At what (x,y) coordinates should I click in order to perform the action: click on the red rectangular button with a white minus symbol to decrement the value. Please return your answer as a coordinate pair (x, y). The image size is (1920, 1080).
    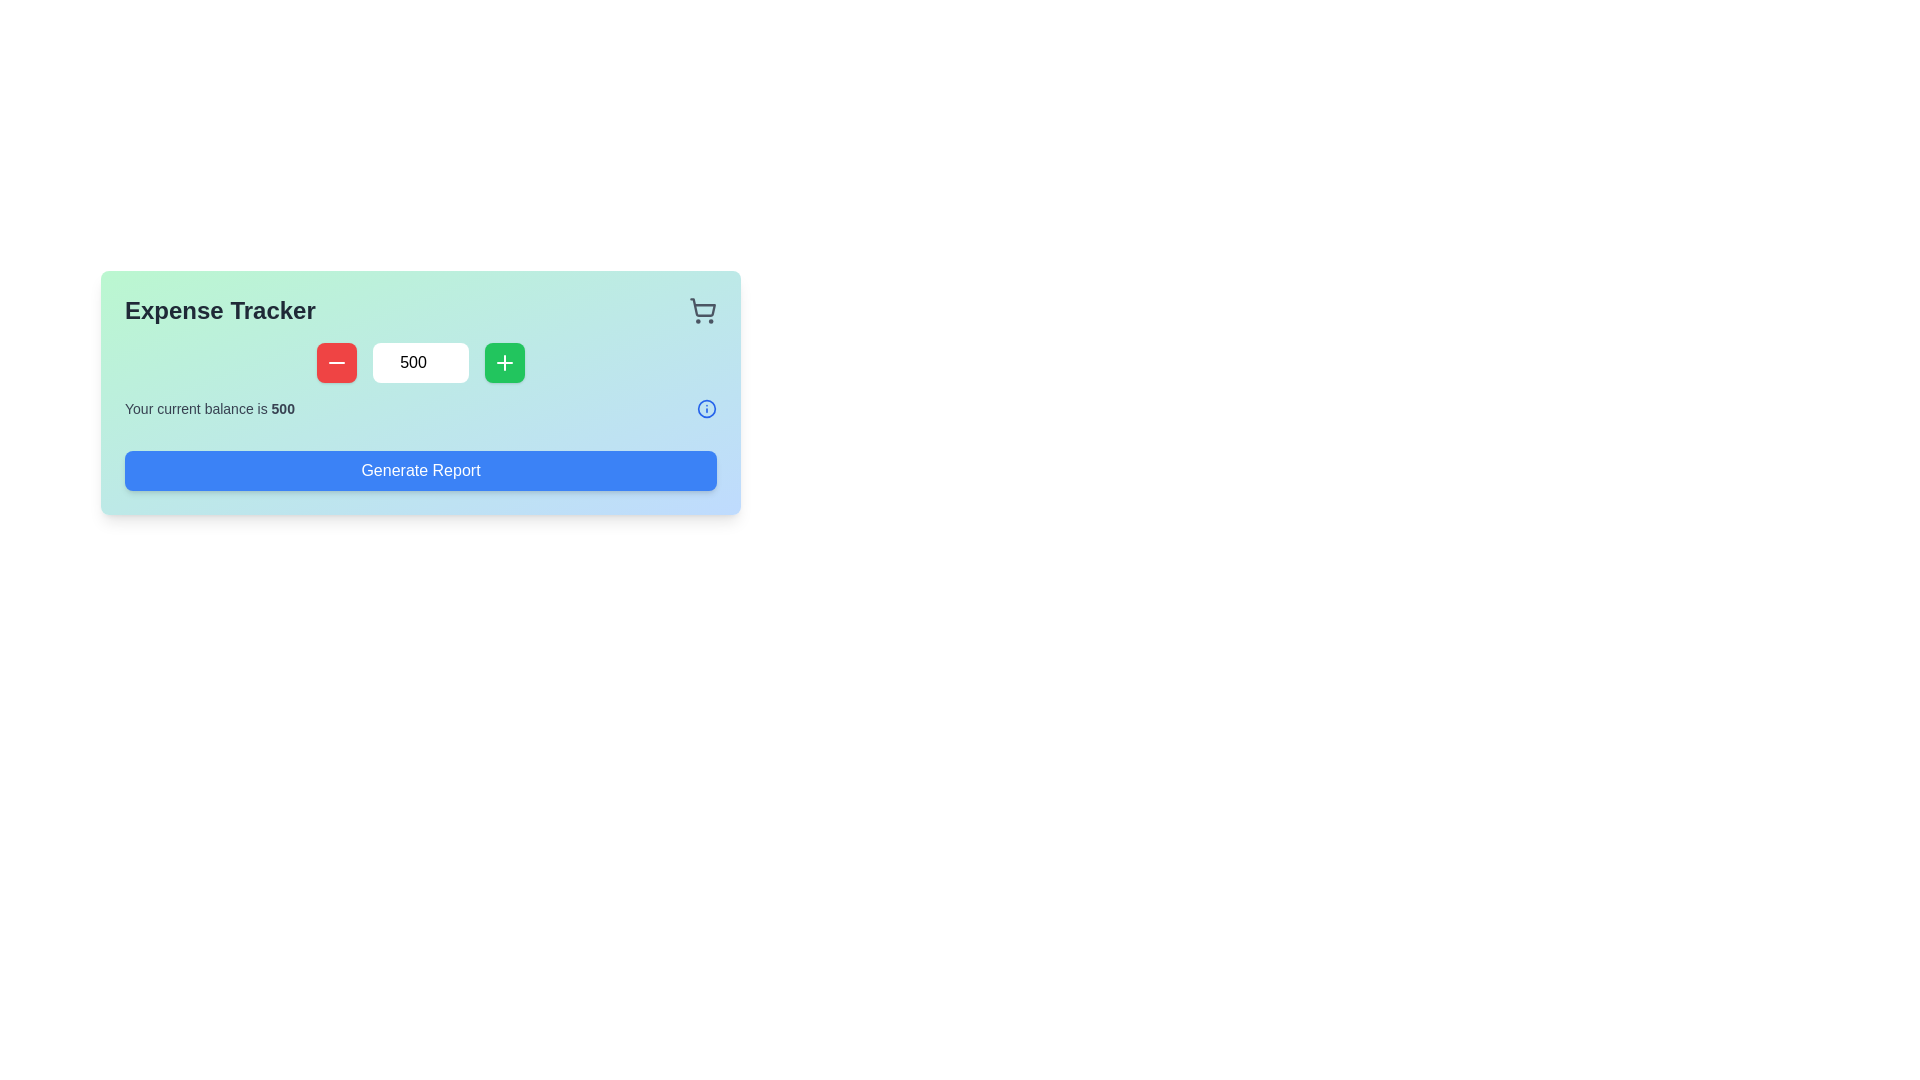
    Looking at the image, I should click on (336, 362).